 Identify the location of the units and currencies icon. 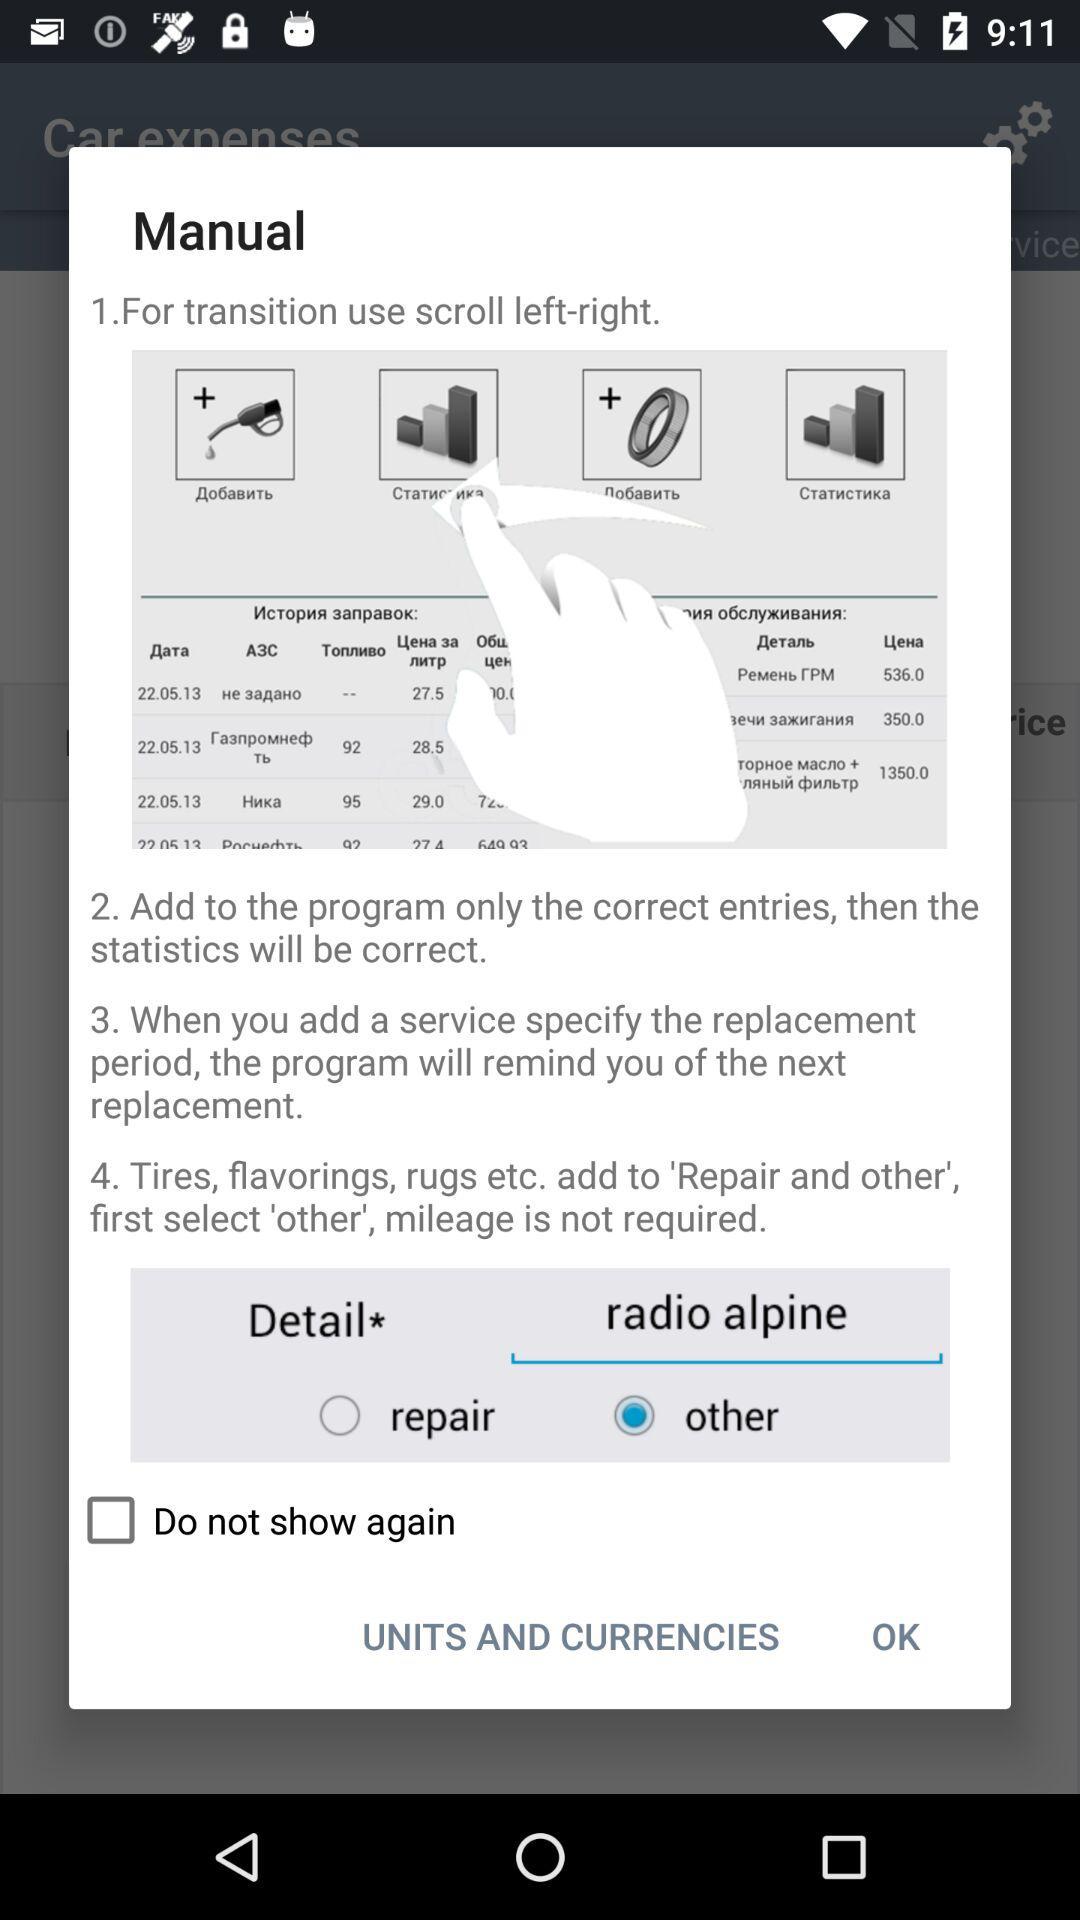
(571, 1635).